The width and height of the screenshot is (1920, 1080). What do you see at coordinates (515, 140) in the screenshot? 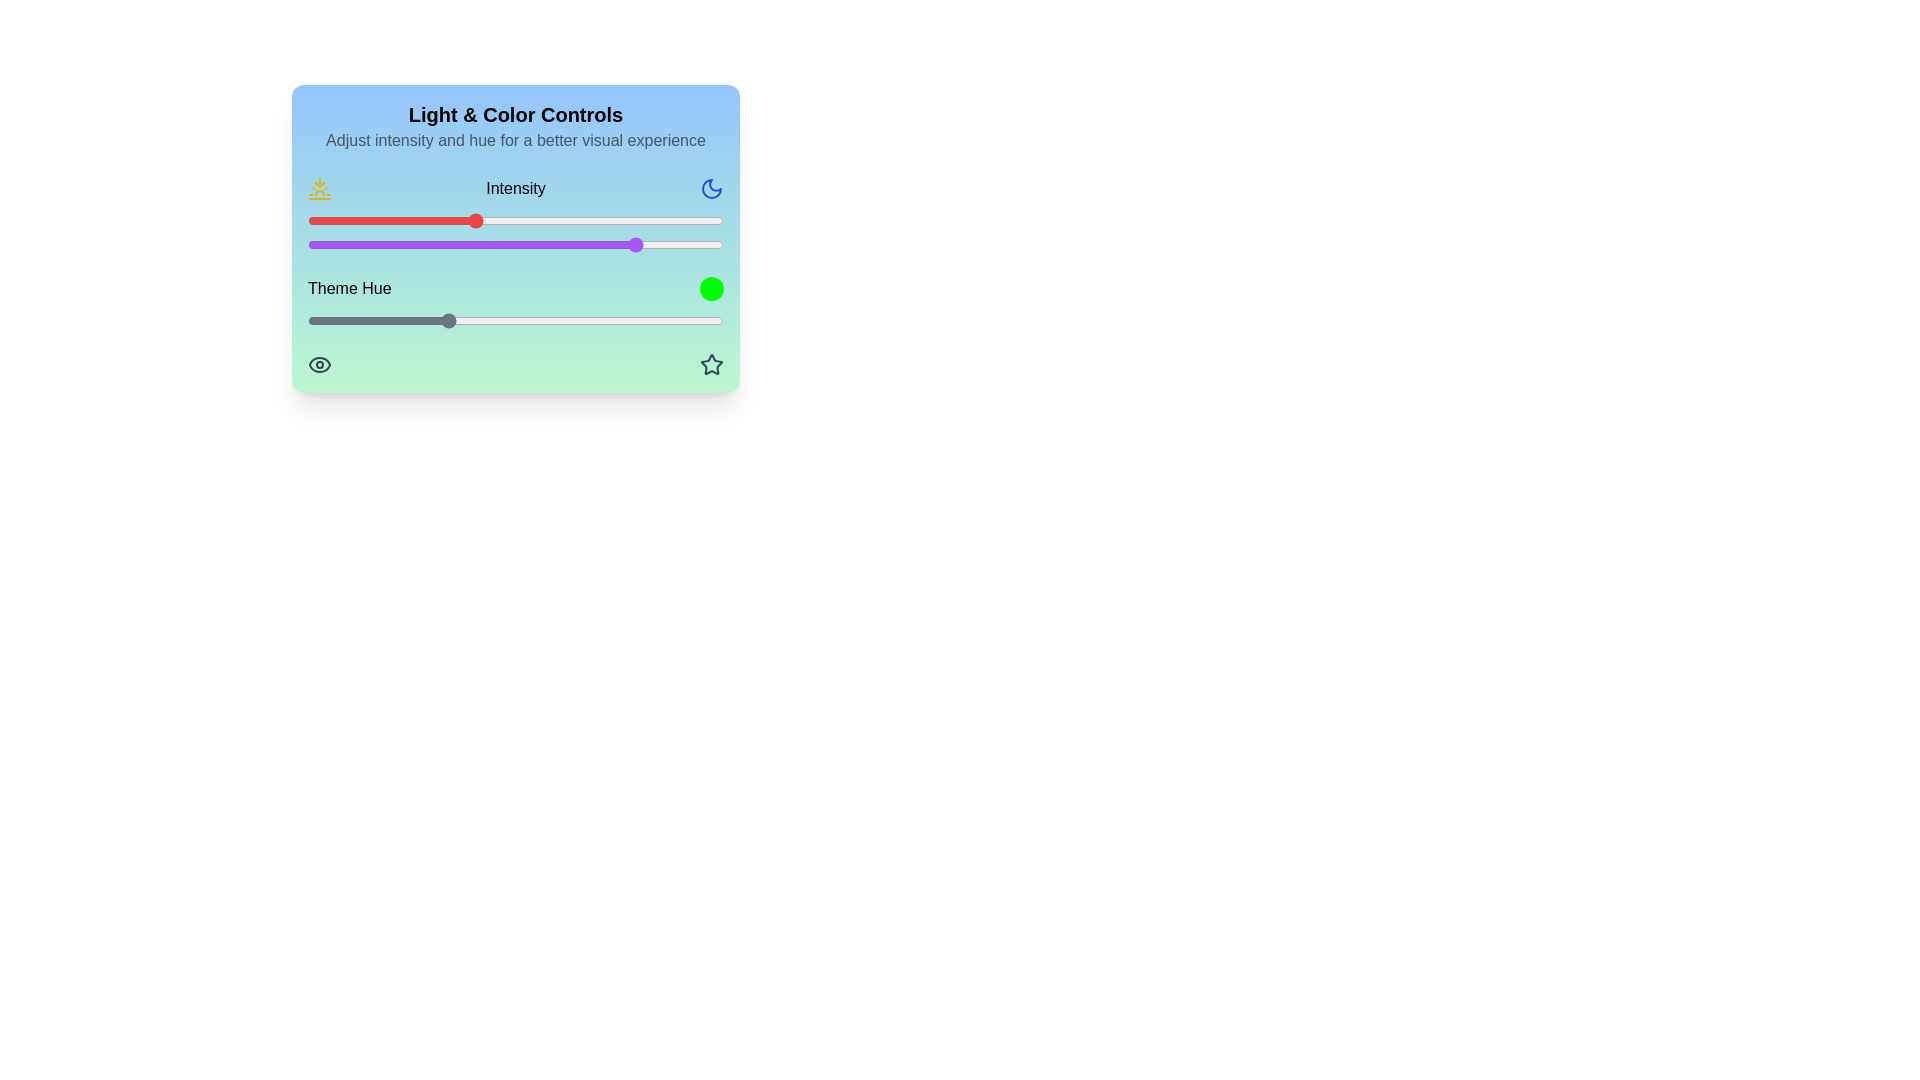
I see `the descriptive text label stating 'Adjust intensity and hue for a better visual experience', which is styled with a gray font and positioned under the heading 'Light & Color Controls'` at bounding box center [515, 140].